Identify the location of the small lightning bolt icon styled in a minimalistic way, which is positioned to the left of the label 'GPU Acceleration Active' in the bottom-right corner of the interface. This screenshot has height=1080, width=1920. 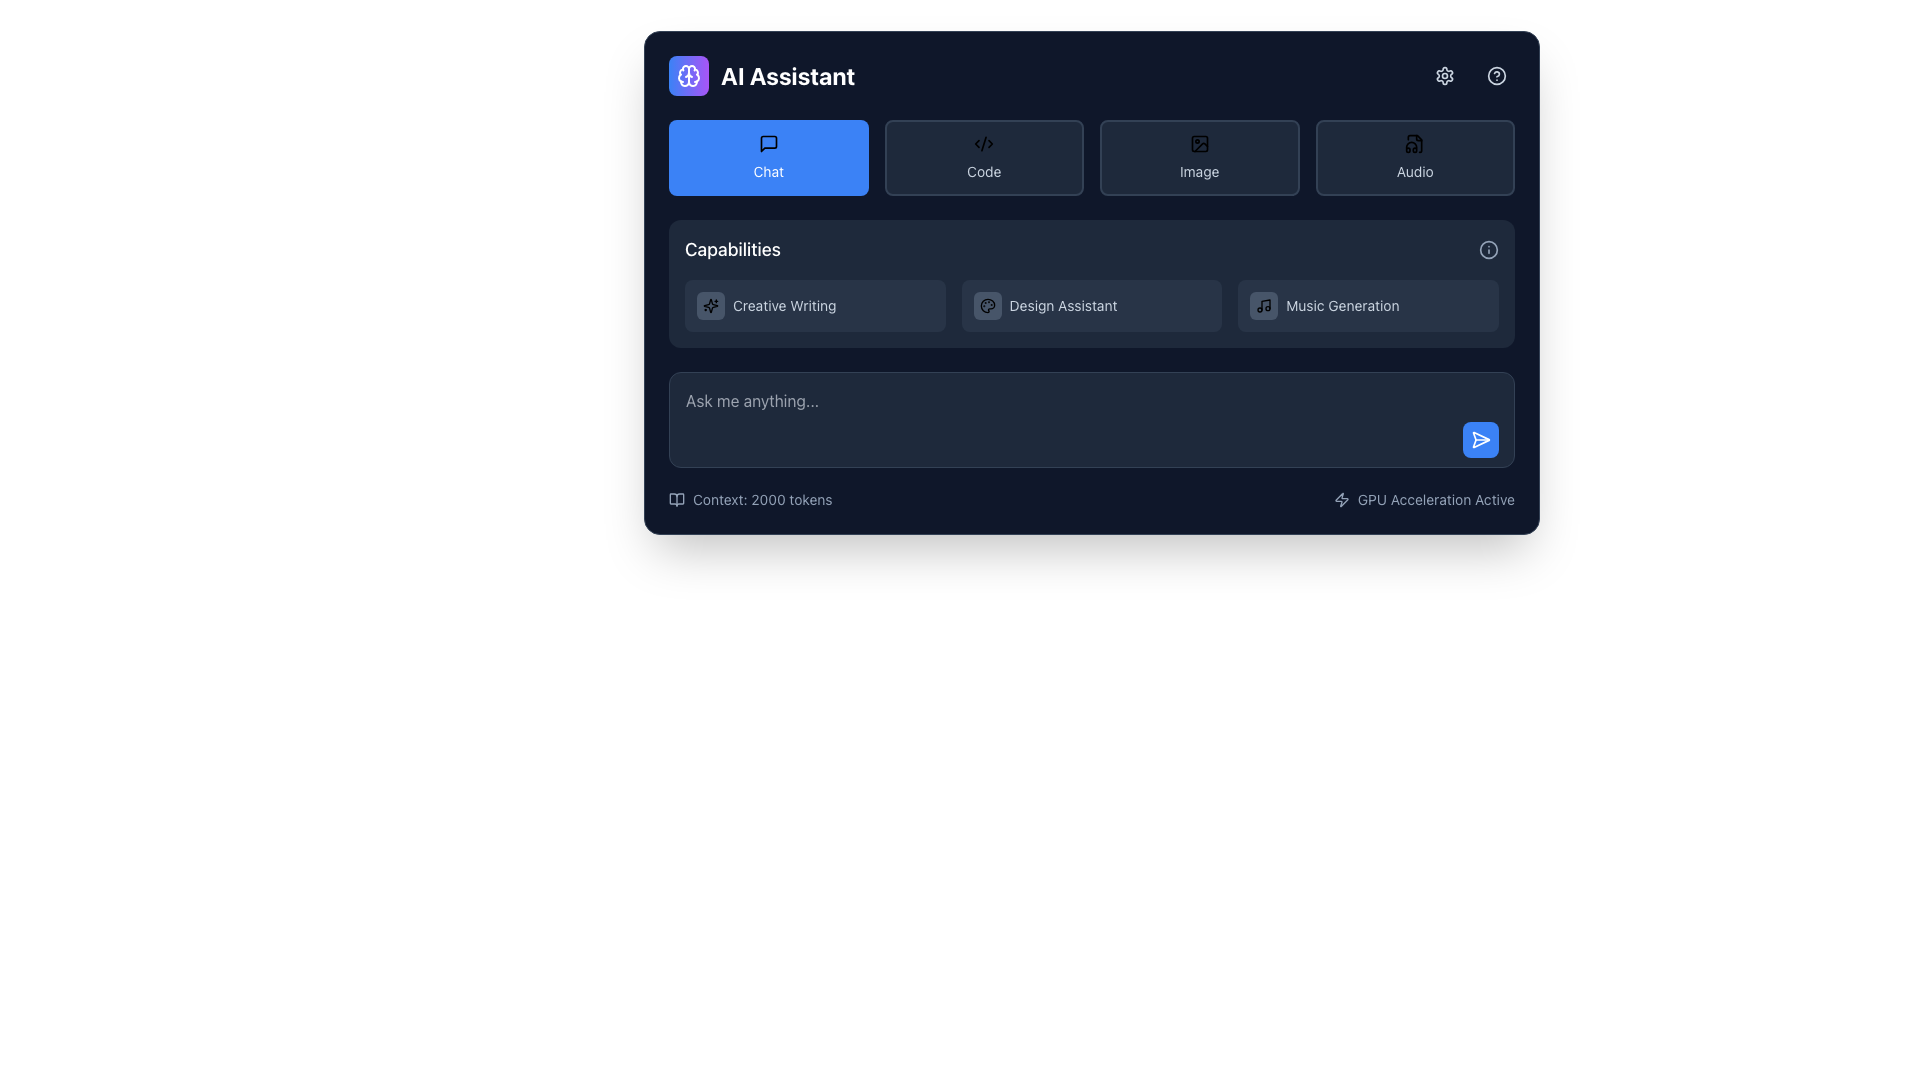
(1341, 499).